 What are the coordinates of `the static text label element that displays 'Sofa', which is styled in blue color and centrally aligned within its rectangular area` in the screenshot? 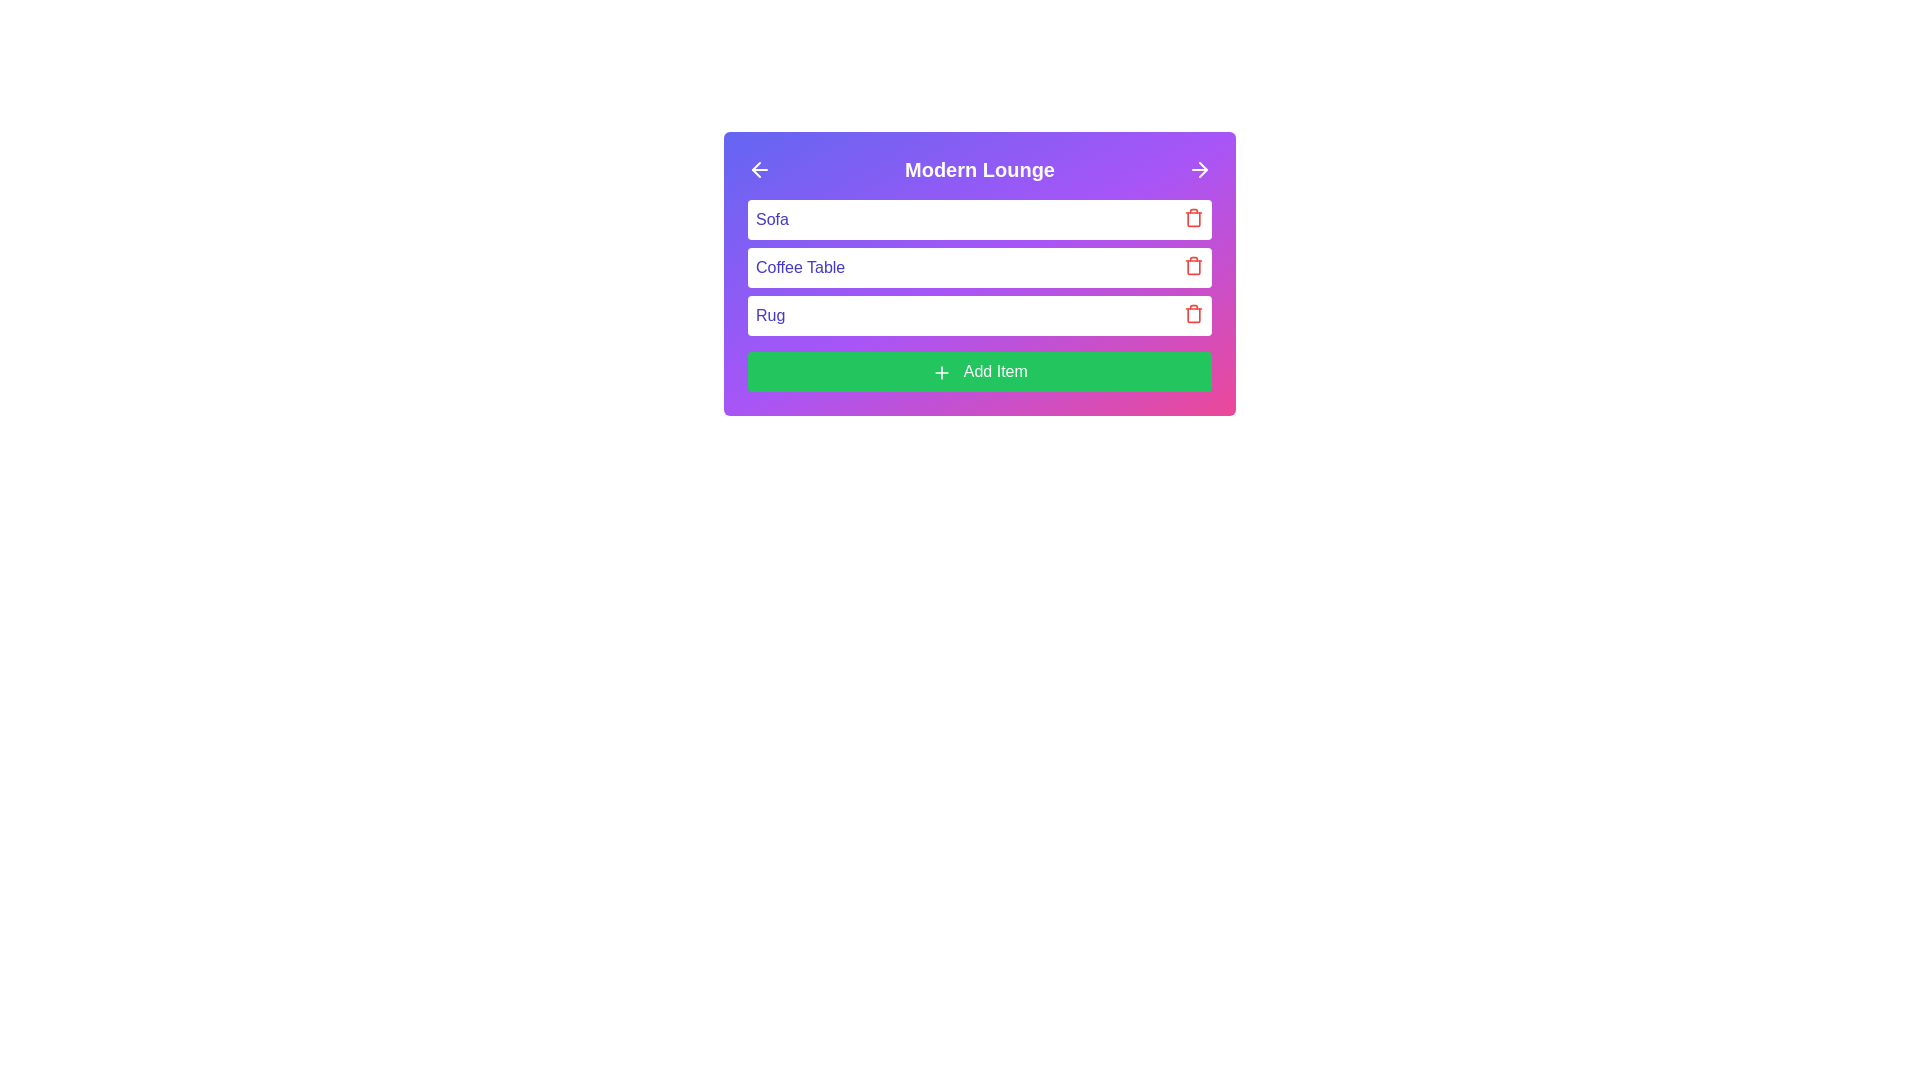 It's located at (771, 219).